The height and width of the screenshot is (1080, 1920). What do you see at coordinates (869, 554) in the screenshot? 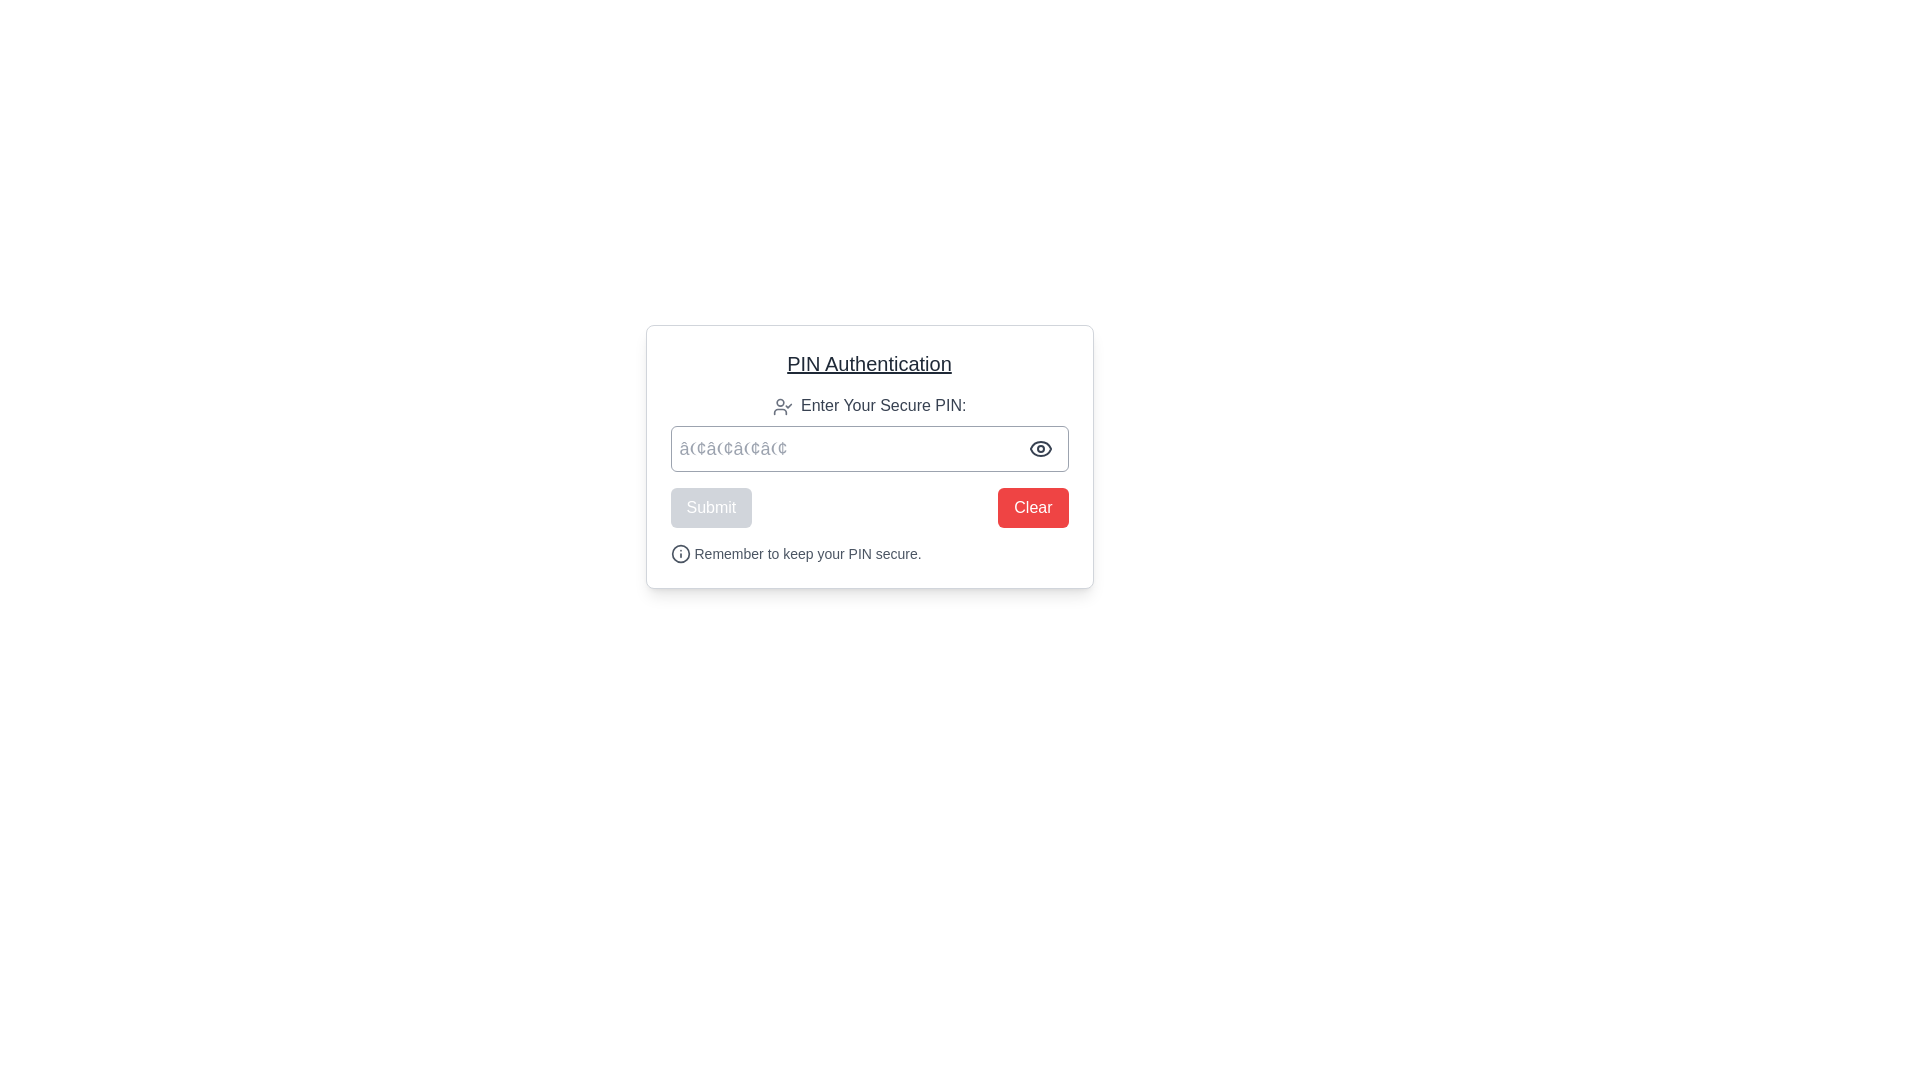
I see `the static informational text displaying 'Remember to keep your PIN secure.' which is styled in gray and located below the 'Submit' and 'Clear' buttons` at bounding box center [869, 554].